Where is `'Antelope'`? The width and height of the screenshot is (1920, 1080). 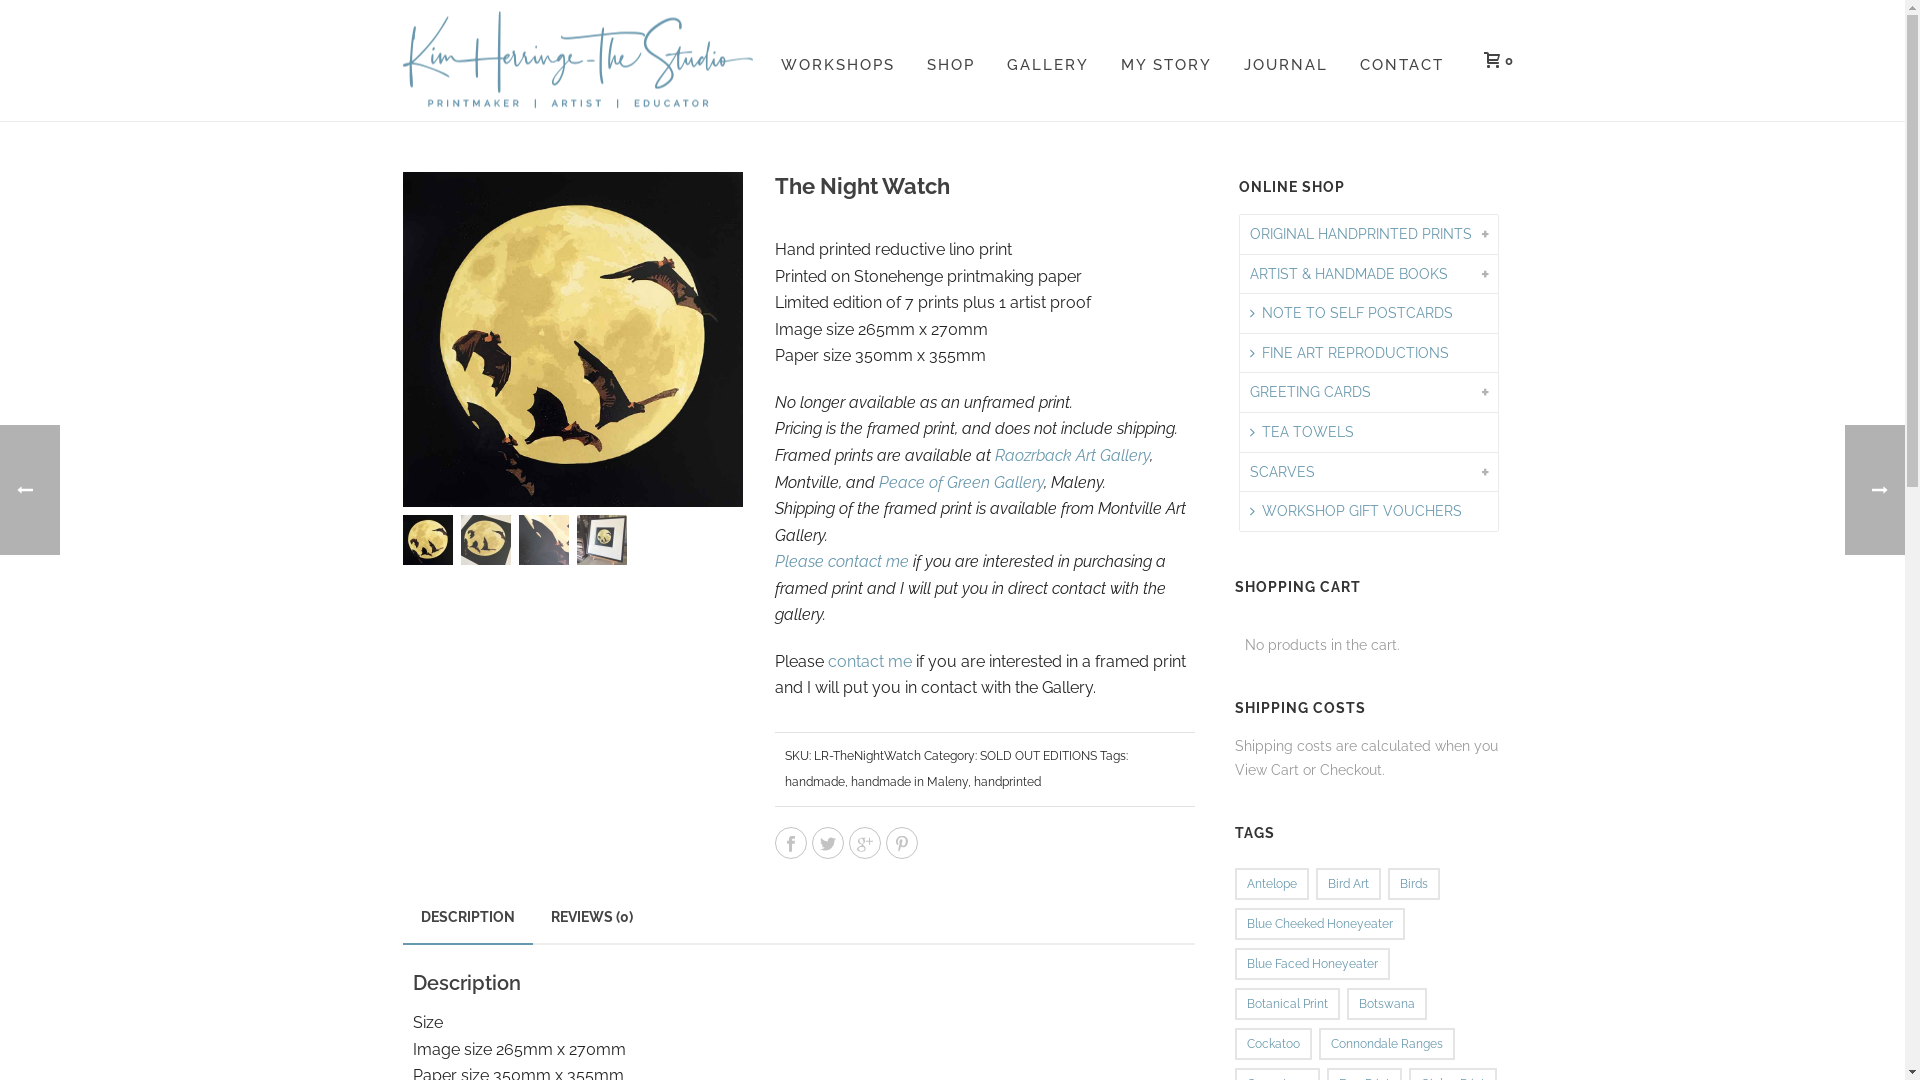
'Antelope' is located at coordinates (1233, 882).